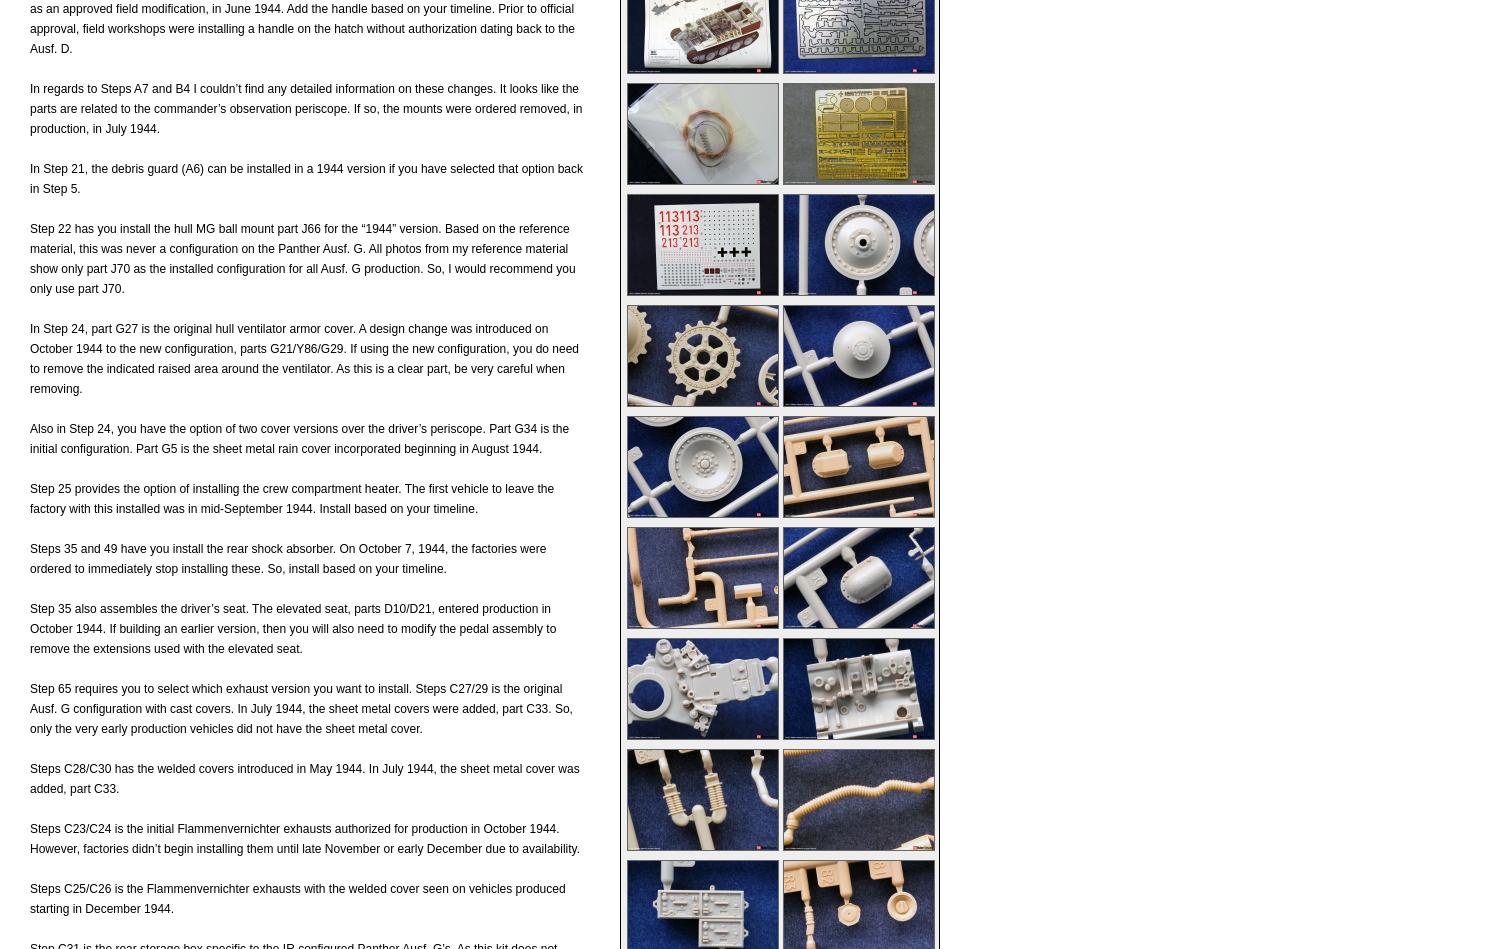 The image size is (1500, 949). Describe the element at coordinates (288, 557) in the screenshot. I see `'Steps 35 and 49 have you install the rear shock absorber. On October 7, 1944, the factories were ordered to immediately stop installing these. So, install based on your timeline.'` at that location.